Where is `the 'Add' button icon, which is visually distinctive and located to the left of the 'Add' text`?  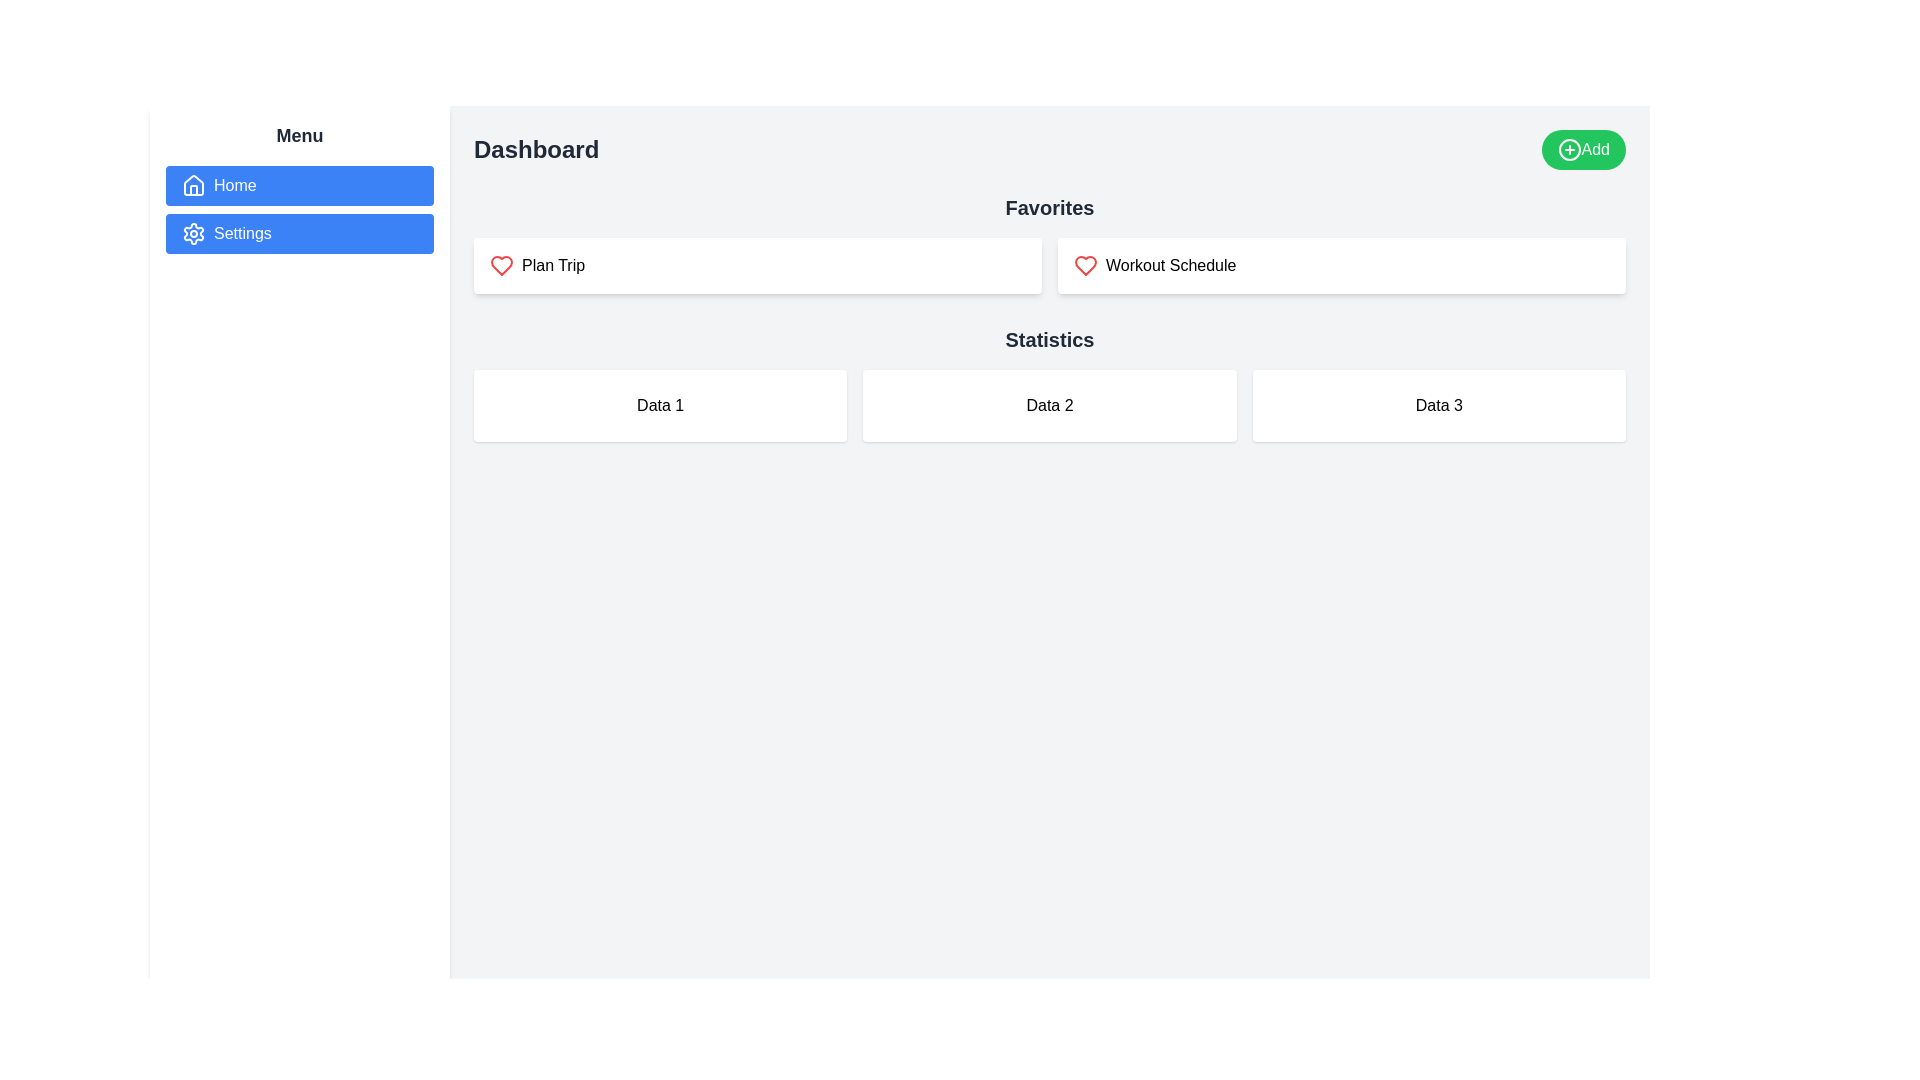 the 'Add' button icon, which is visually distinctive and located to the left of the 'Add' text is located at coordinates (1568, 149).